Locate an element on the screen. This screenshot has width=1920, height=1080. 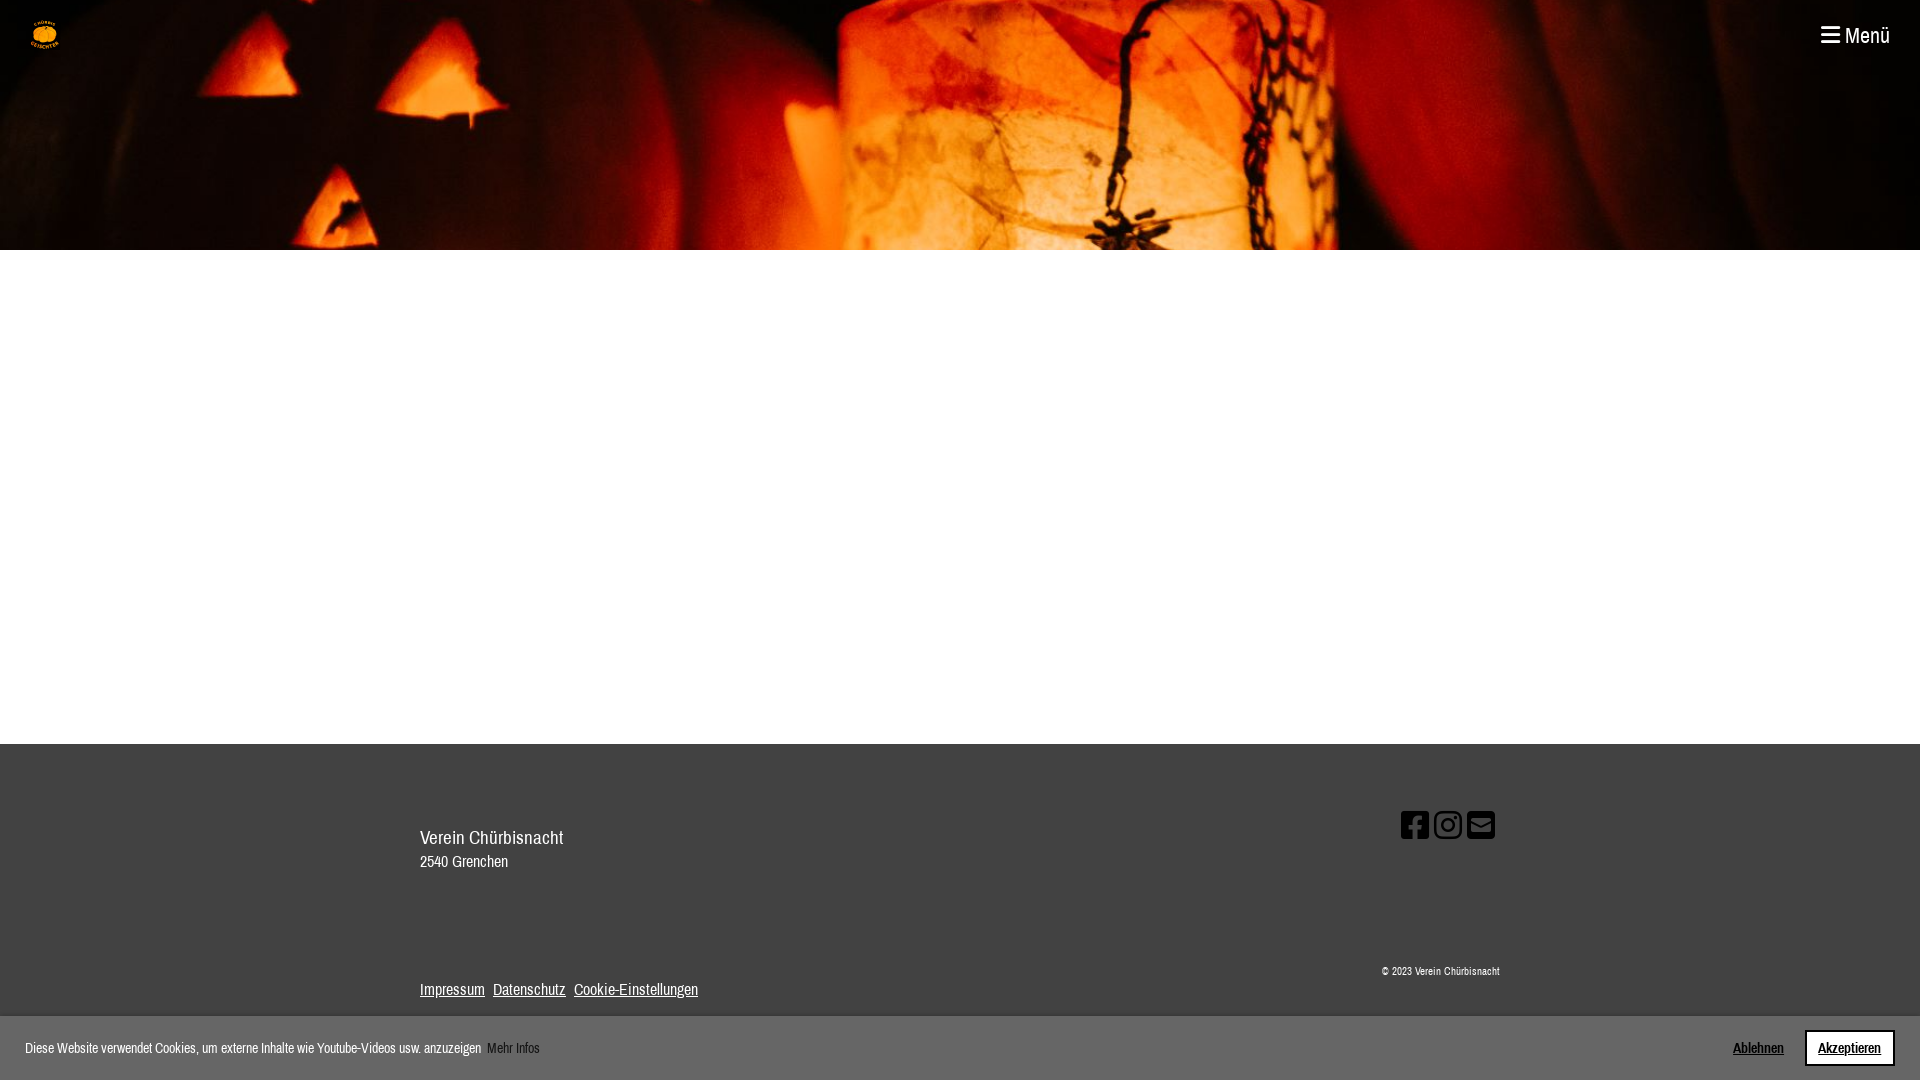
'Mehr Infos' is located at coordinates (484, 1047).